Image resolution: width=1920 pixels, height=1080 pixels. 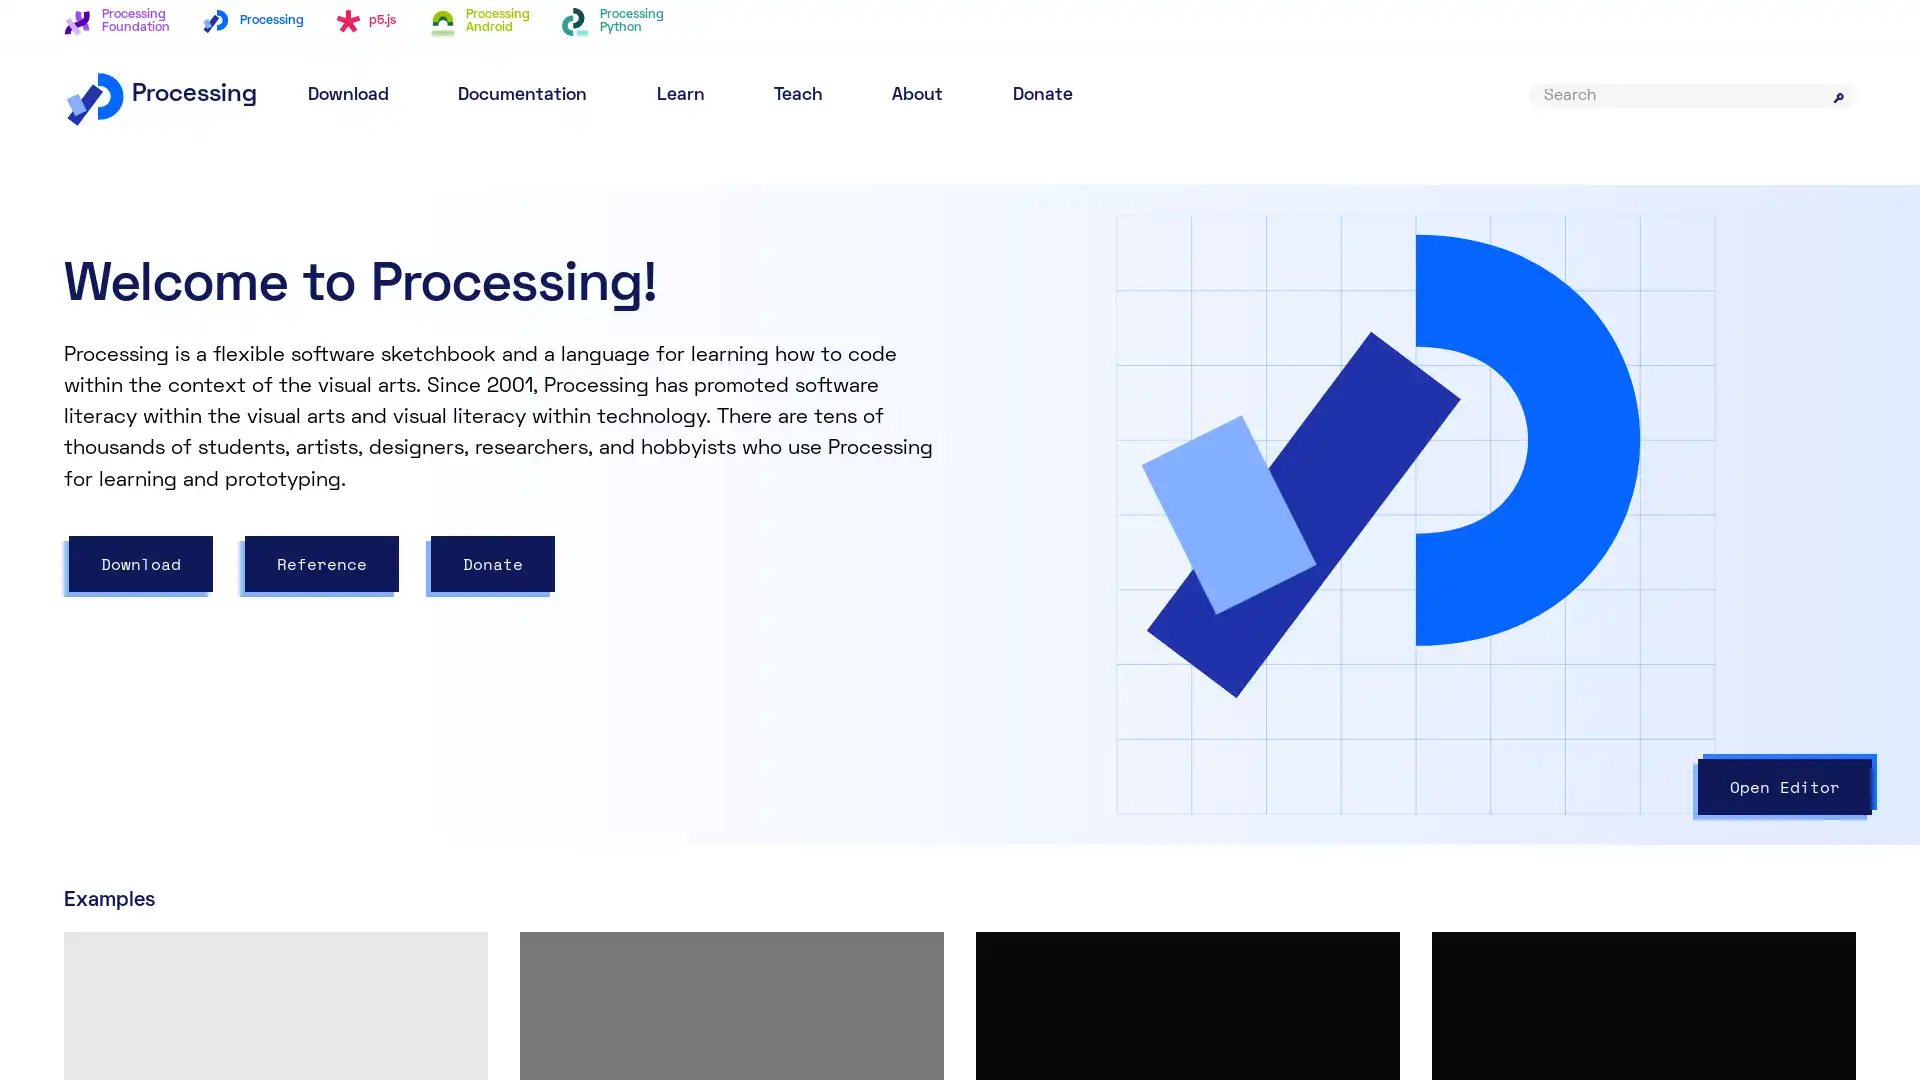 I want to click on change position, so click(x=1210, y=548).